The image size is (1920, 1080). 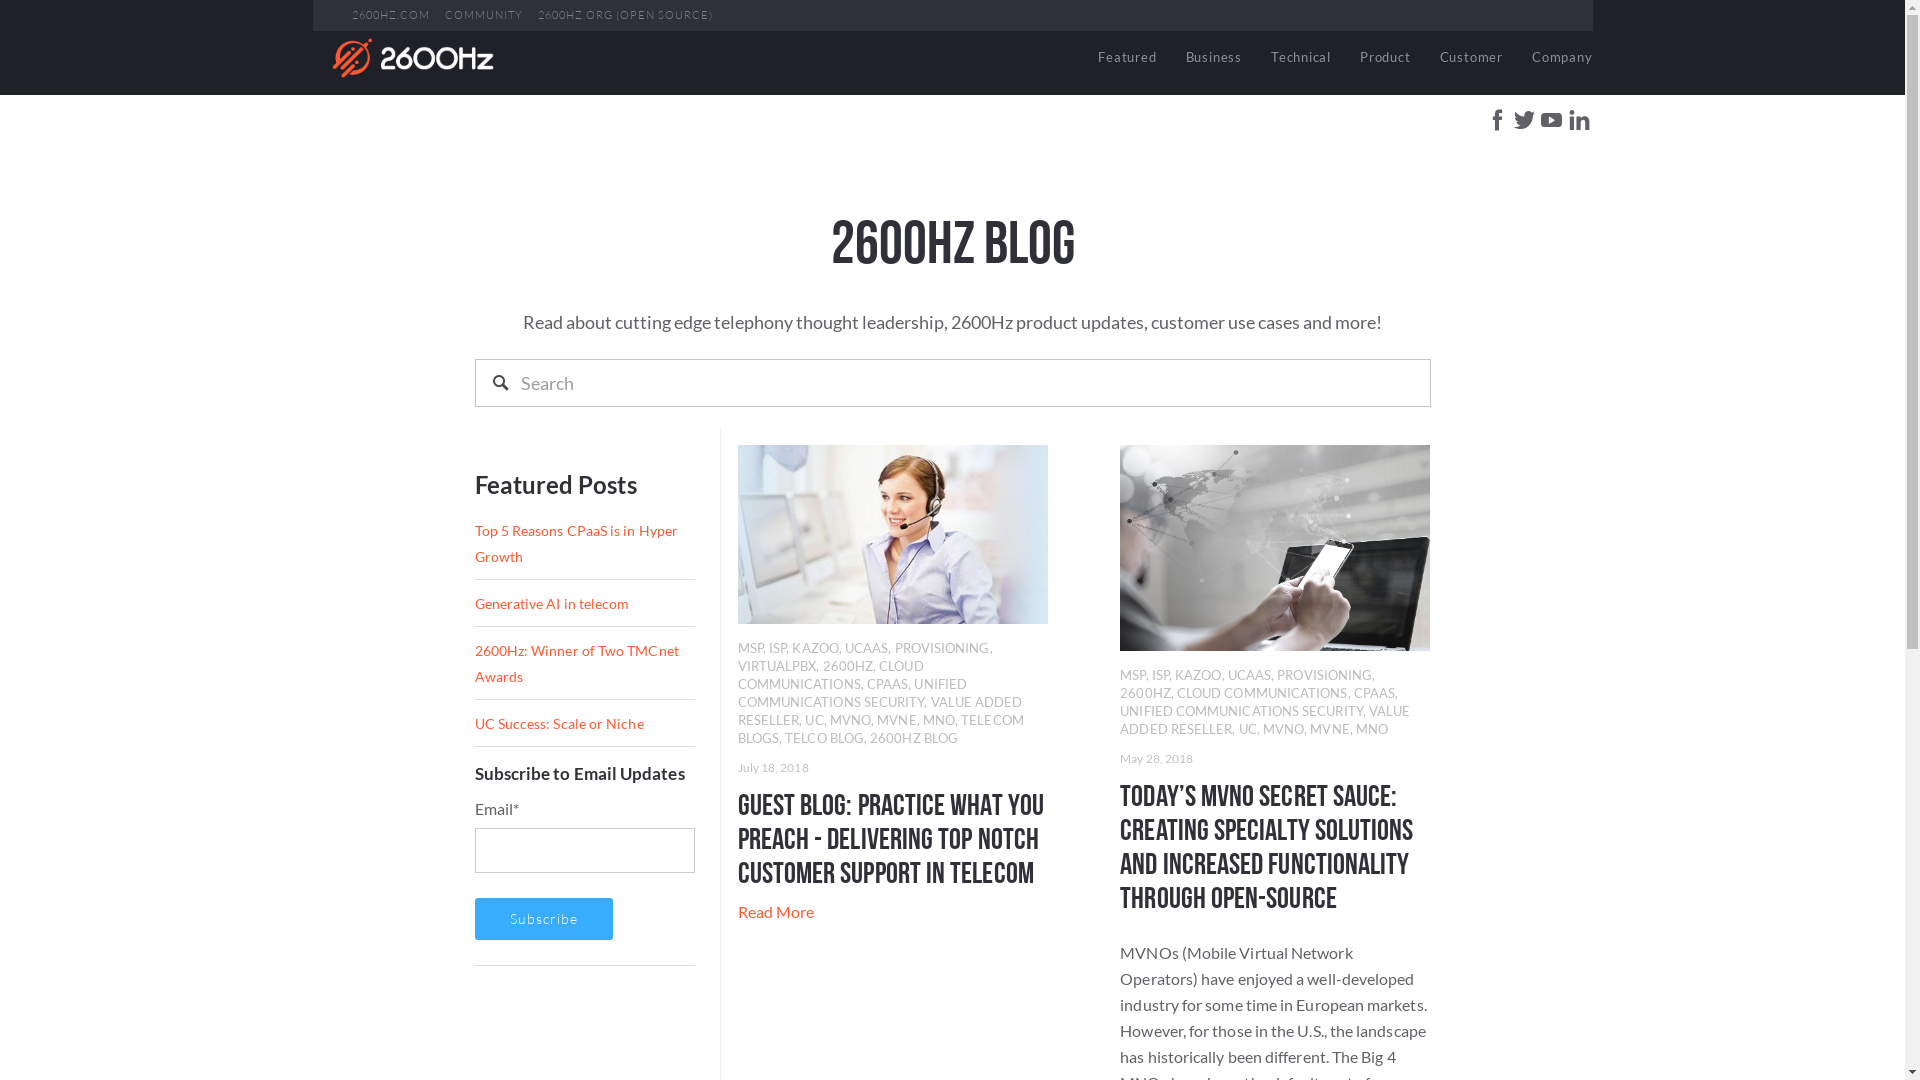 What do you see at coordinates (877, 720) in the screenshot?
I see `'MVNE'` at bounding box center [877, 720].